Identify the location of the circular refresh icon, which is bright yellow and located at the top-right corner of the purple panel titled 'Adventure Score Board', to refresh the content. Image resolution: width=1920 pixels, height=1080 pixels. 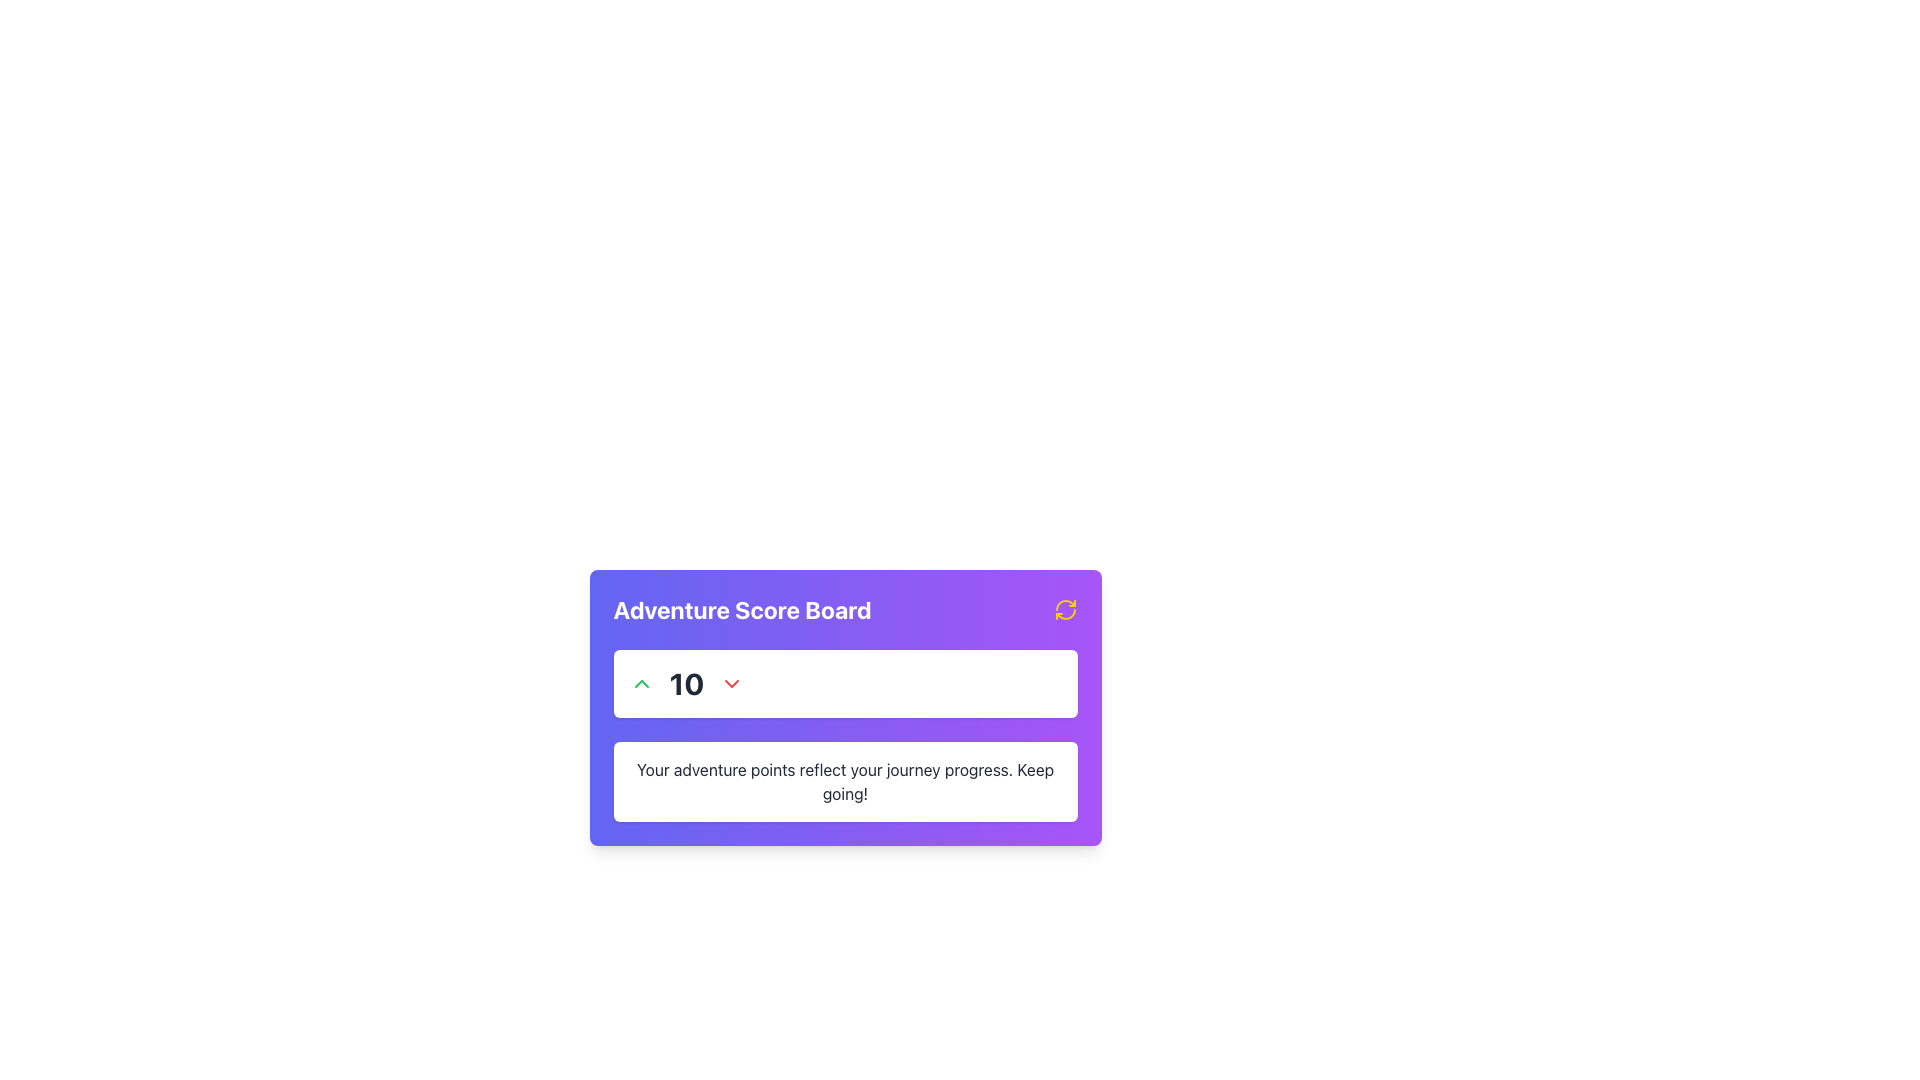
(1064, 608).